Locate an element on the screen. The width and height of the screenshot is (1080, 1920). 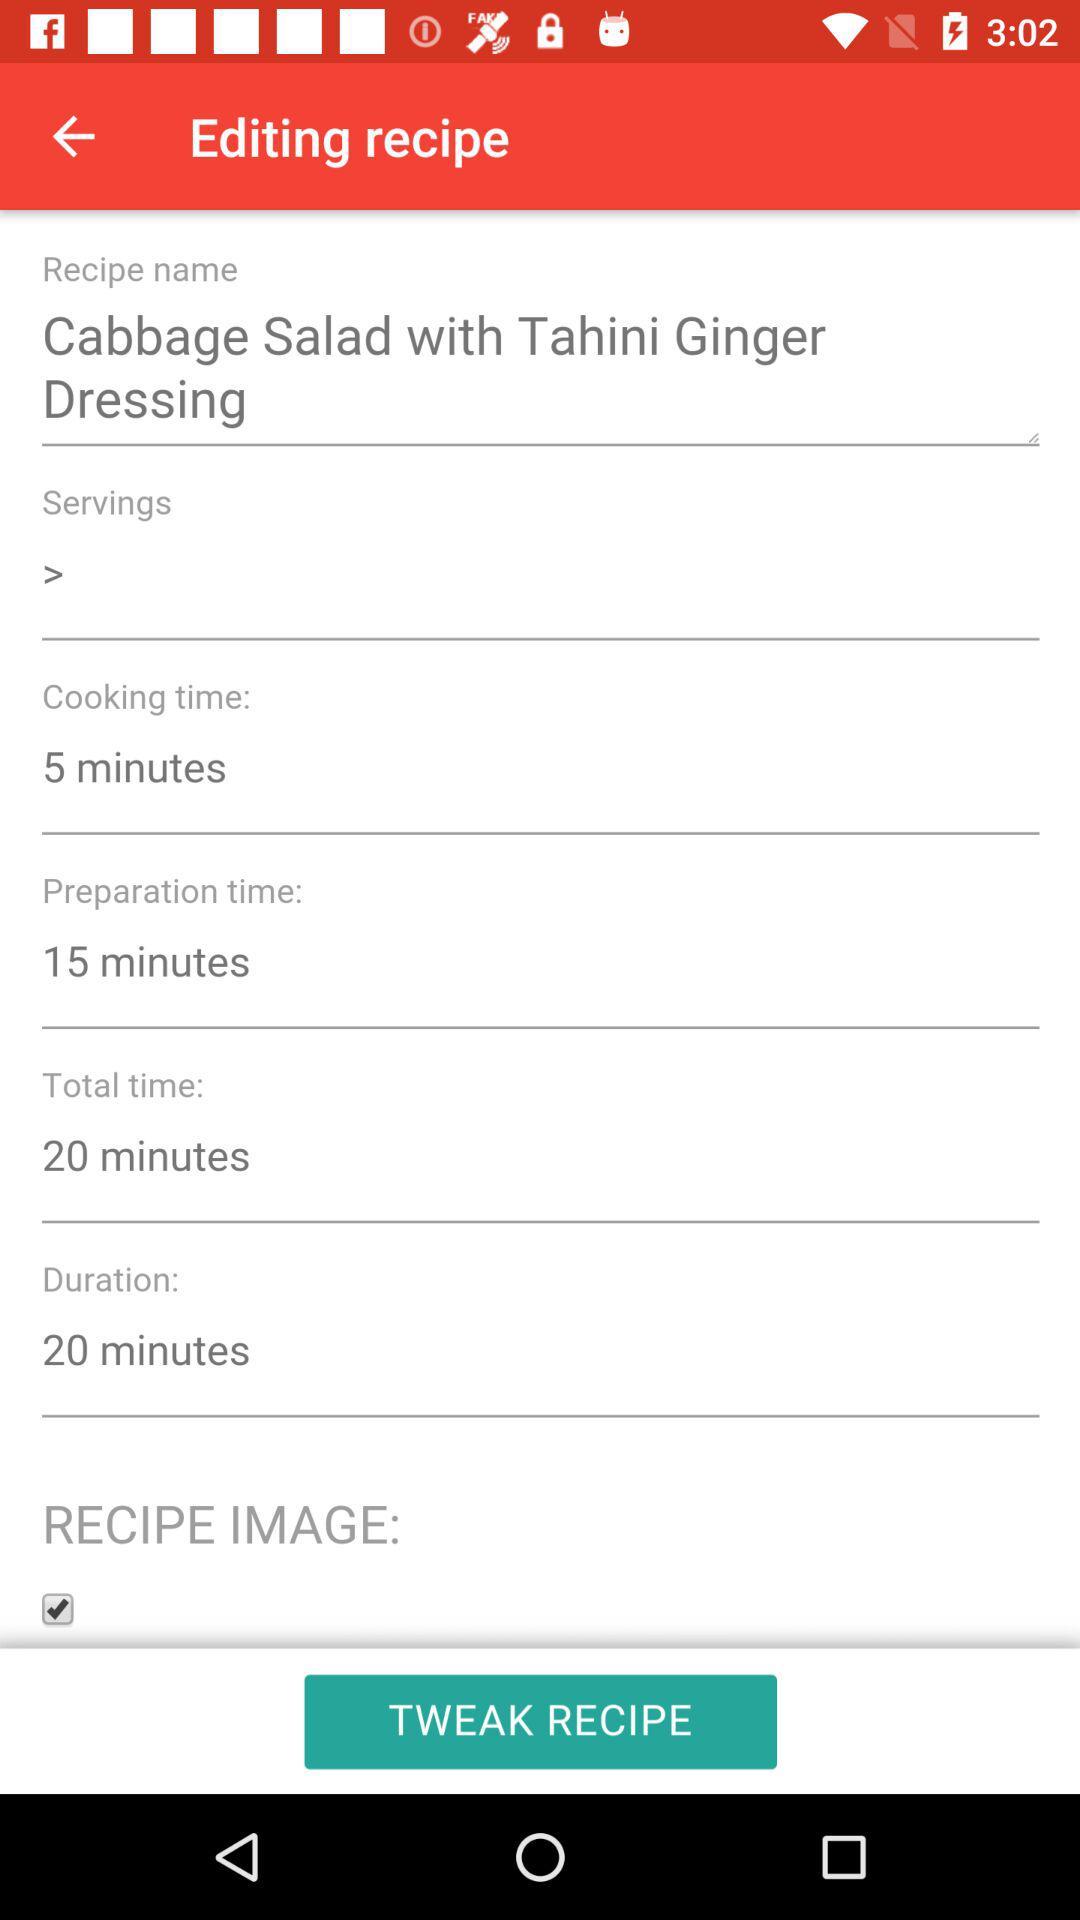
screen botton is located at coordinates (540, 1002).